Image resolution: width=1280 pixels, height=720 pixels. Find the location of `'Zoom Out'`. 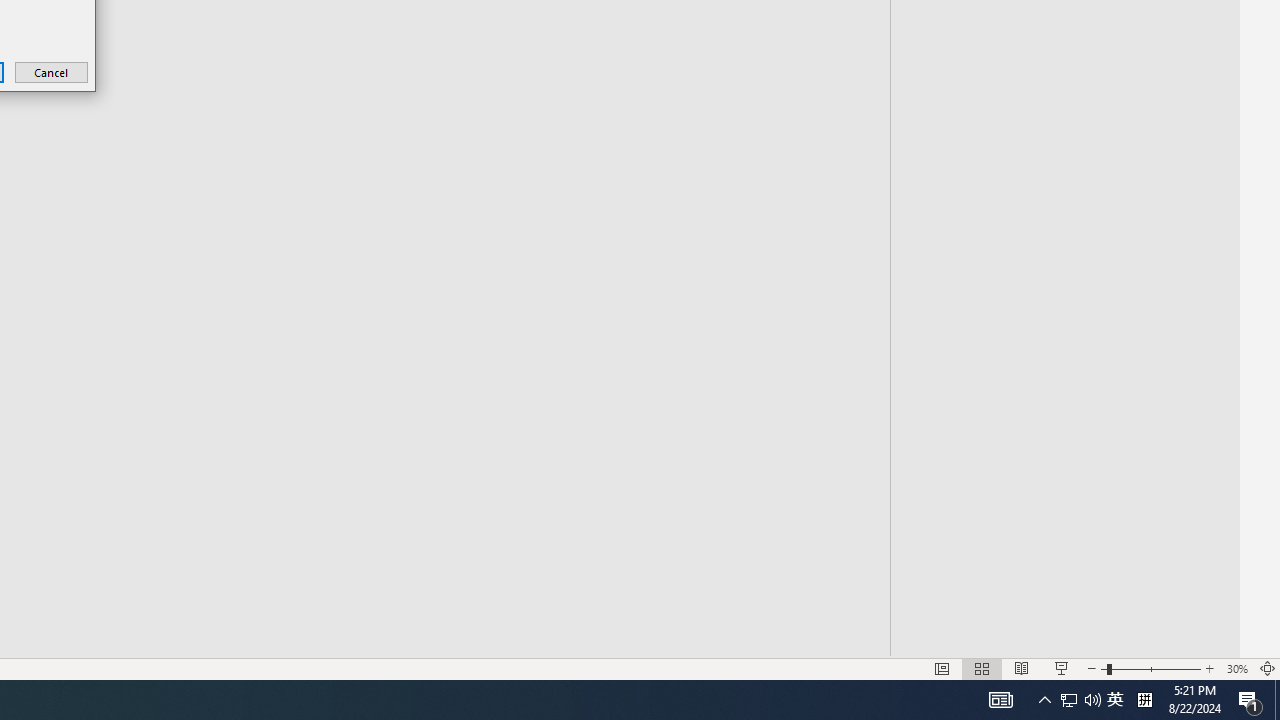

'Zoom Out' is located at coordinates (1079, 698).